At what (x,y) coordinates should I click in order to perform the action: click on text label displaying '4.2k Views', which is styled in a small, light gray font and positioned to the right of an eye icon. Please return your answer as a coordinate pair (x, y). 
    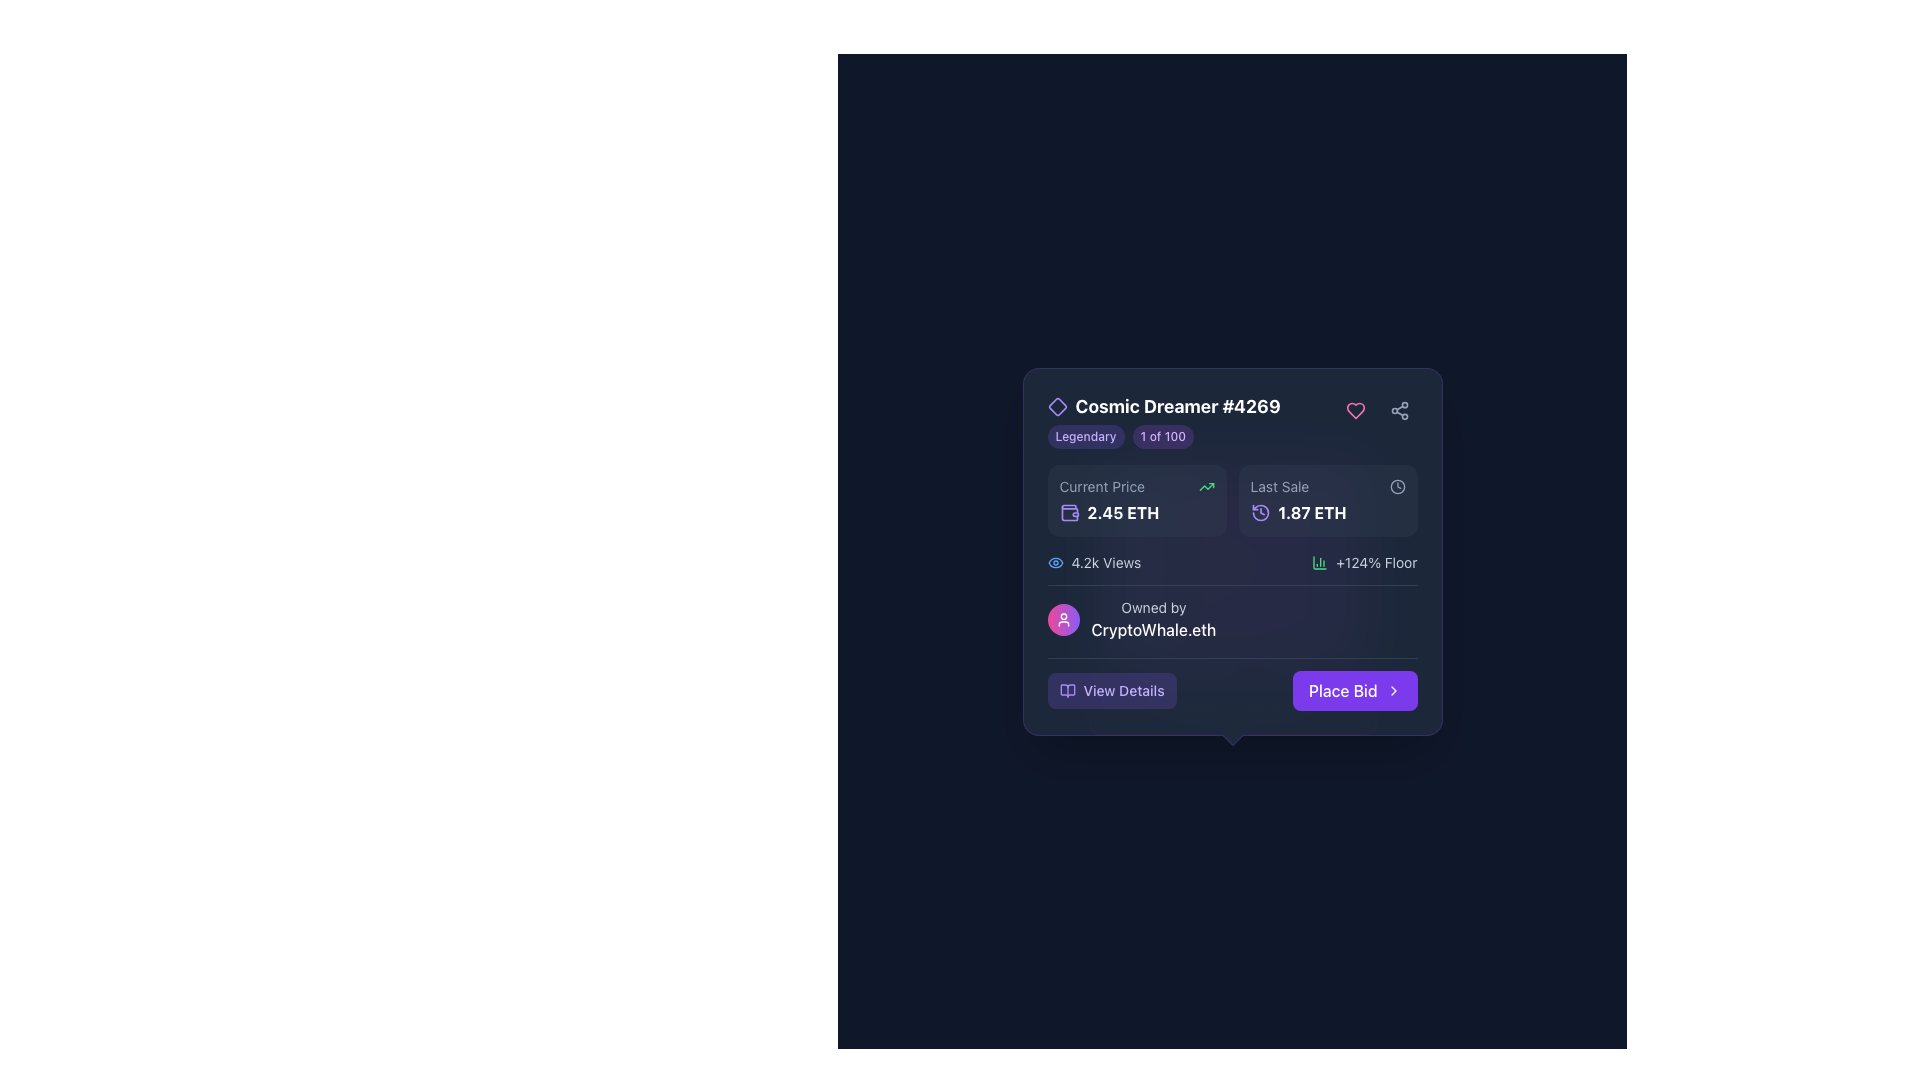
    Looking at the image, I should click on (1105, 563).